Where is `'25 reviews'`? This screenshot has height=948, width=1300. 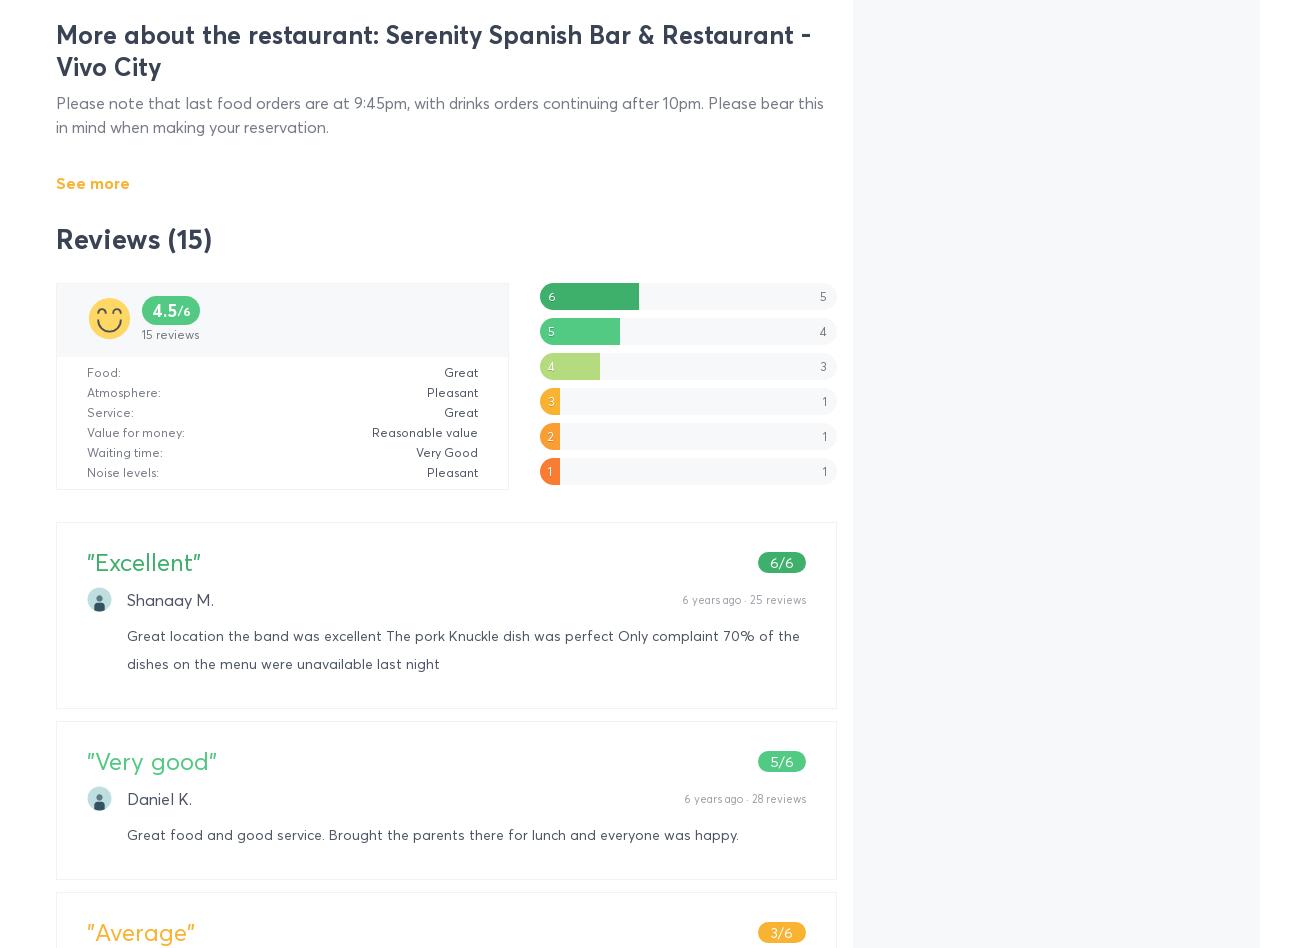 '25 reviews' is located at coordinates (777, 598).